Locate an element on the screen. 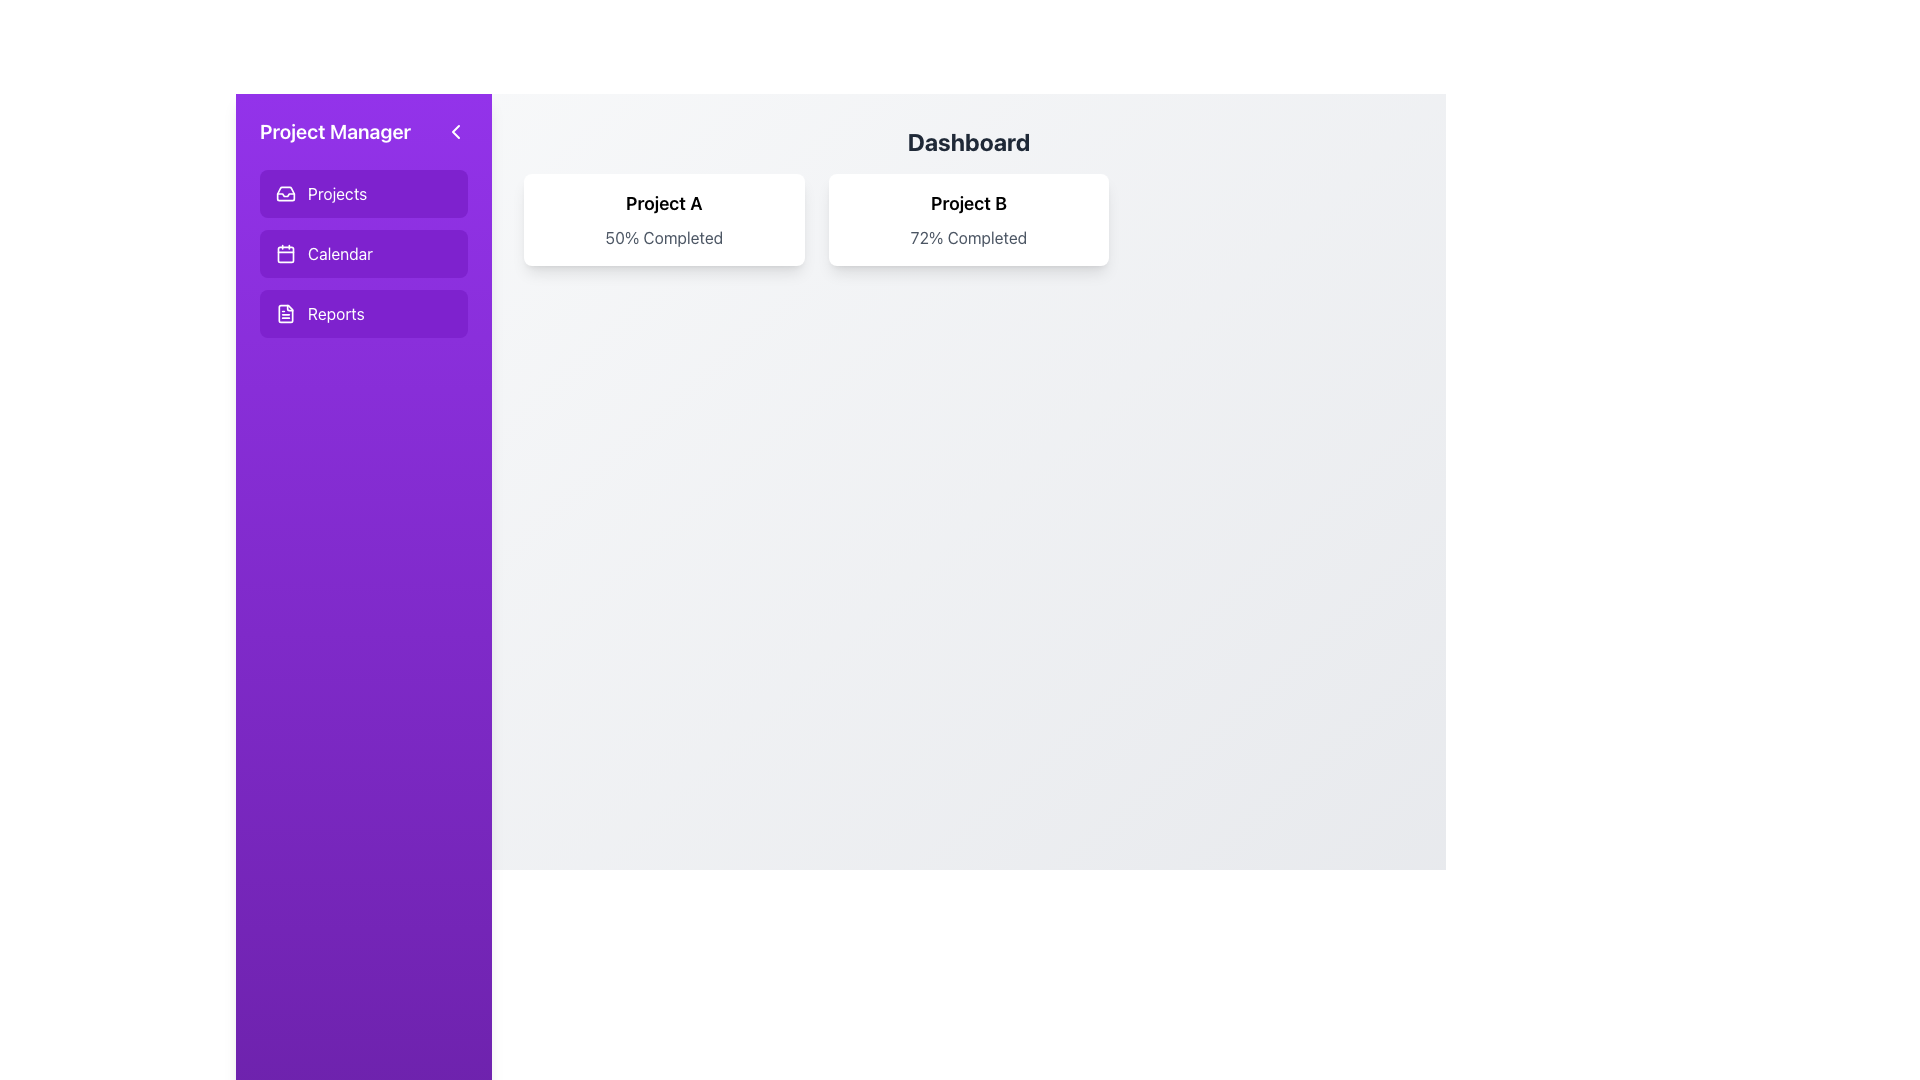 This screenshot has height=1080, width=1920. the third button in the vertical list on the leftmost panel to change its appearance, which navigates to the 'Reports' section is located at coordinates (364, 313).